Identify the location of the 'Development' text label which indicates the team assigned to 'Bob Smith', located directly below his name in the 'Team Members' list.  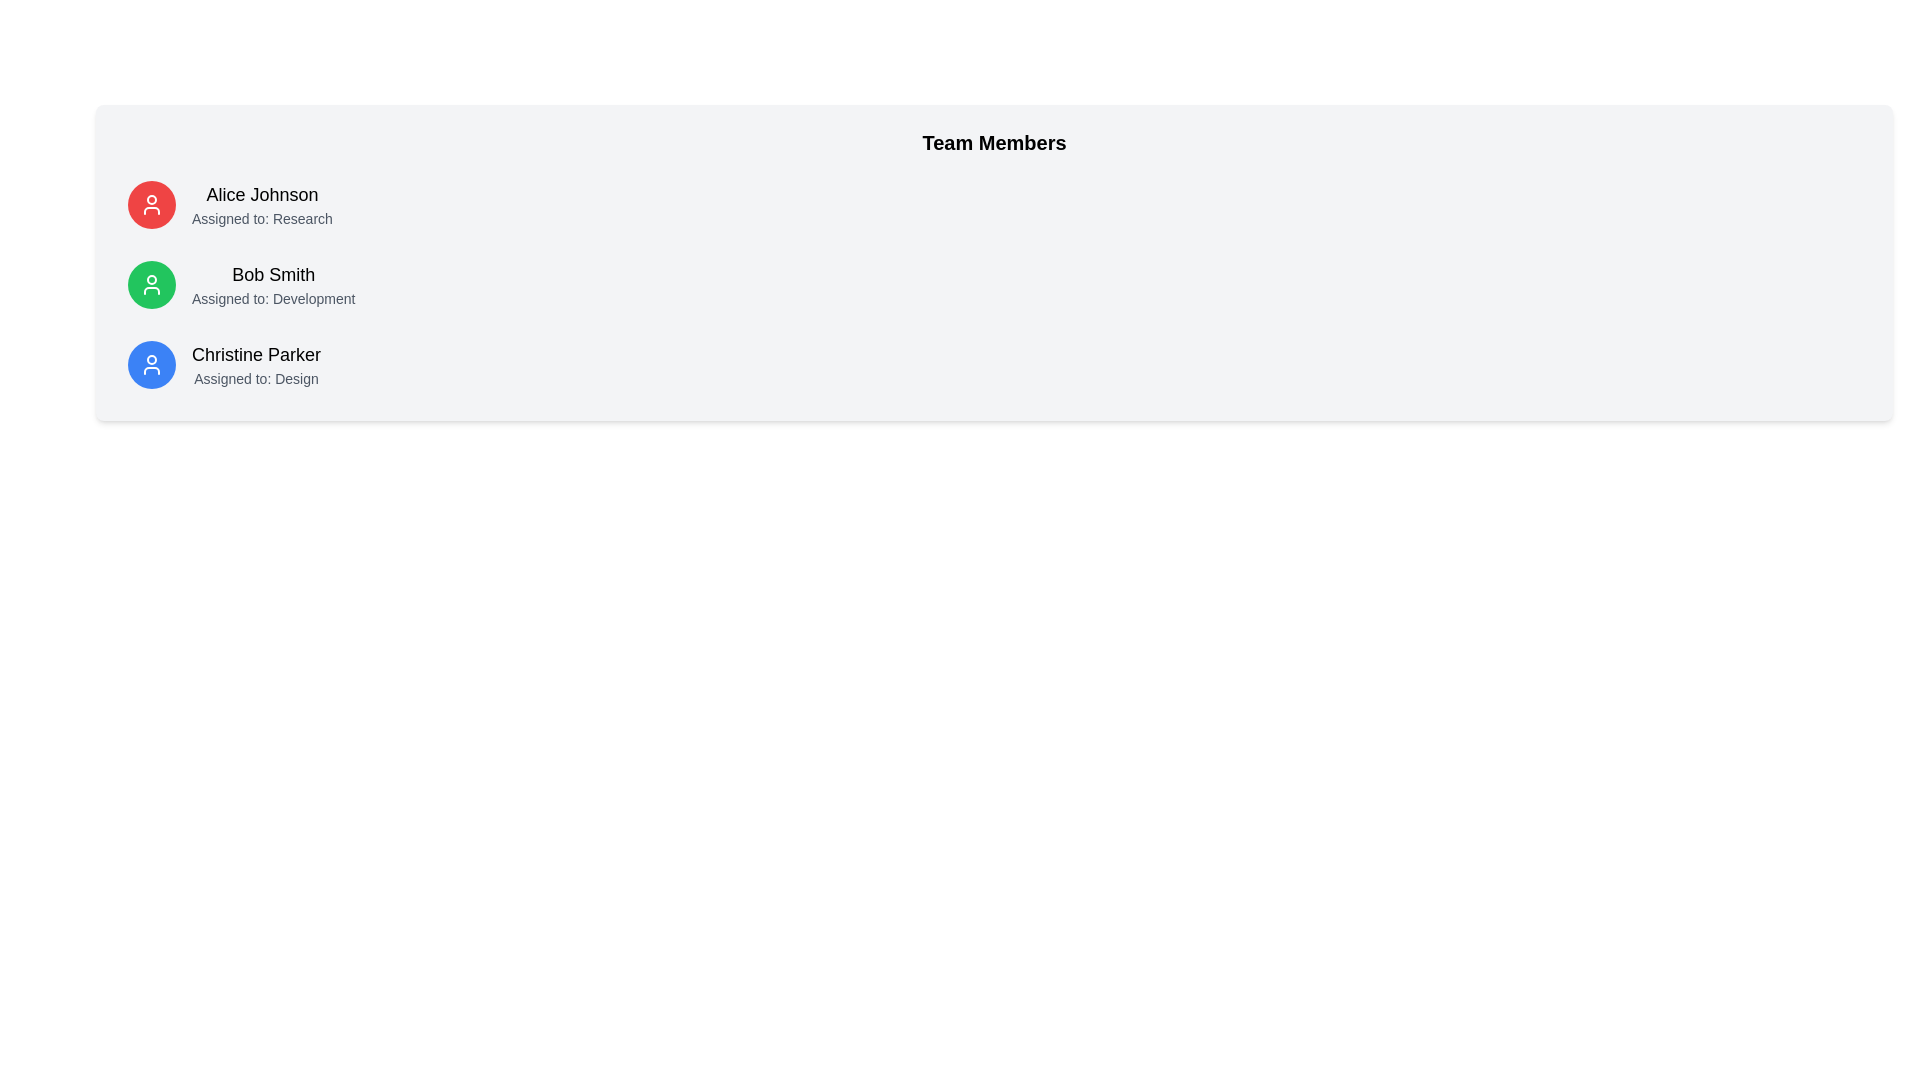
(272, 299).